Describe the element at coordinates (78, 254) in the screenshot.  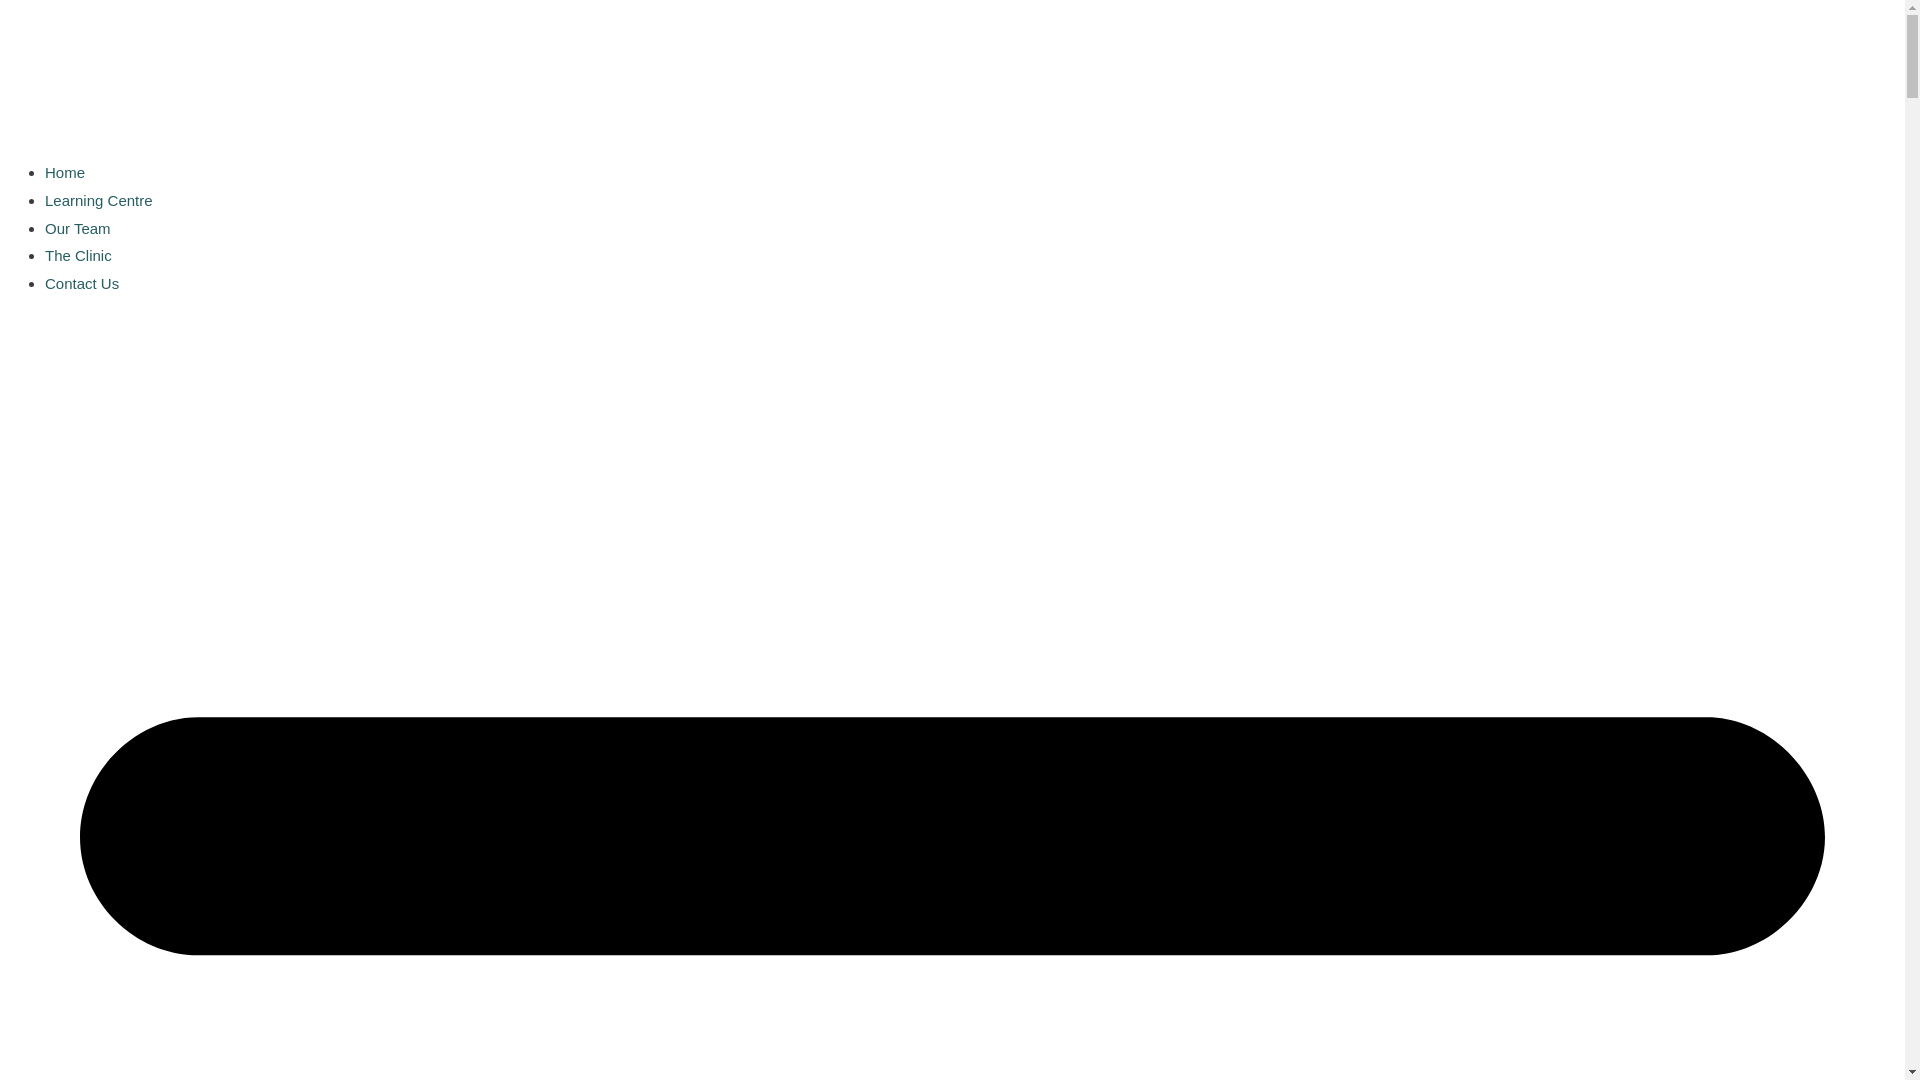
I see `'The Clinic'` at that location.